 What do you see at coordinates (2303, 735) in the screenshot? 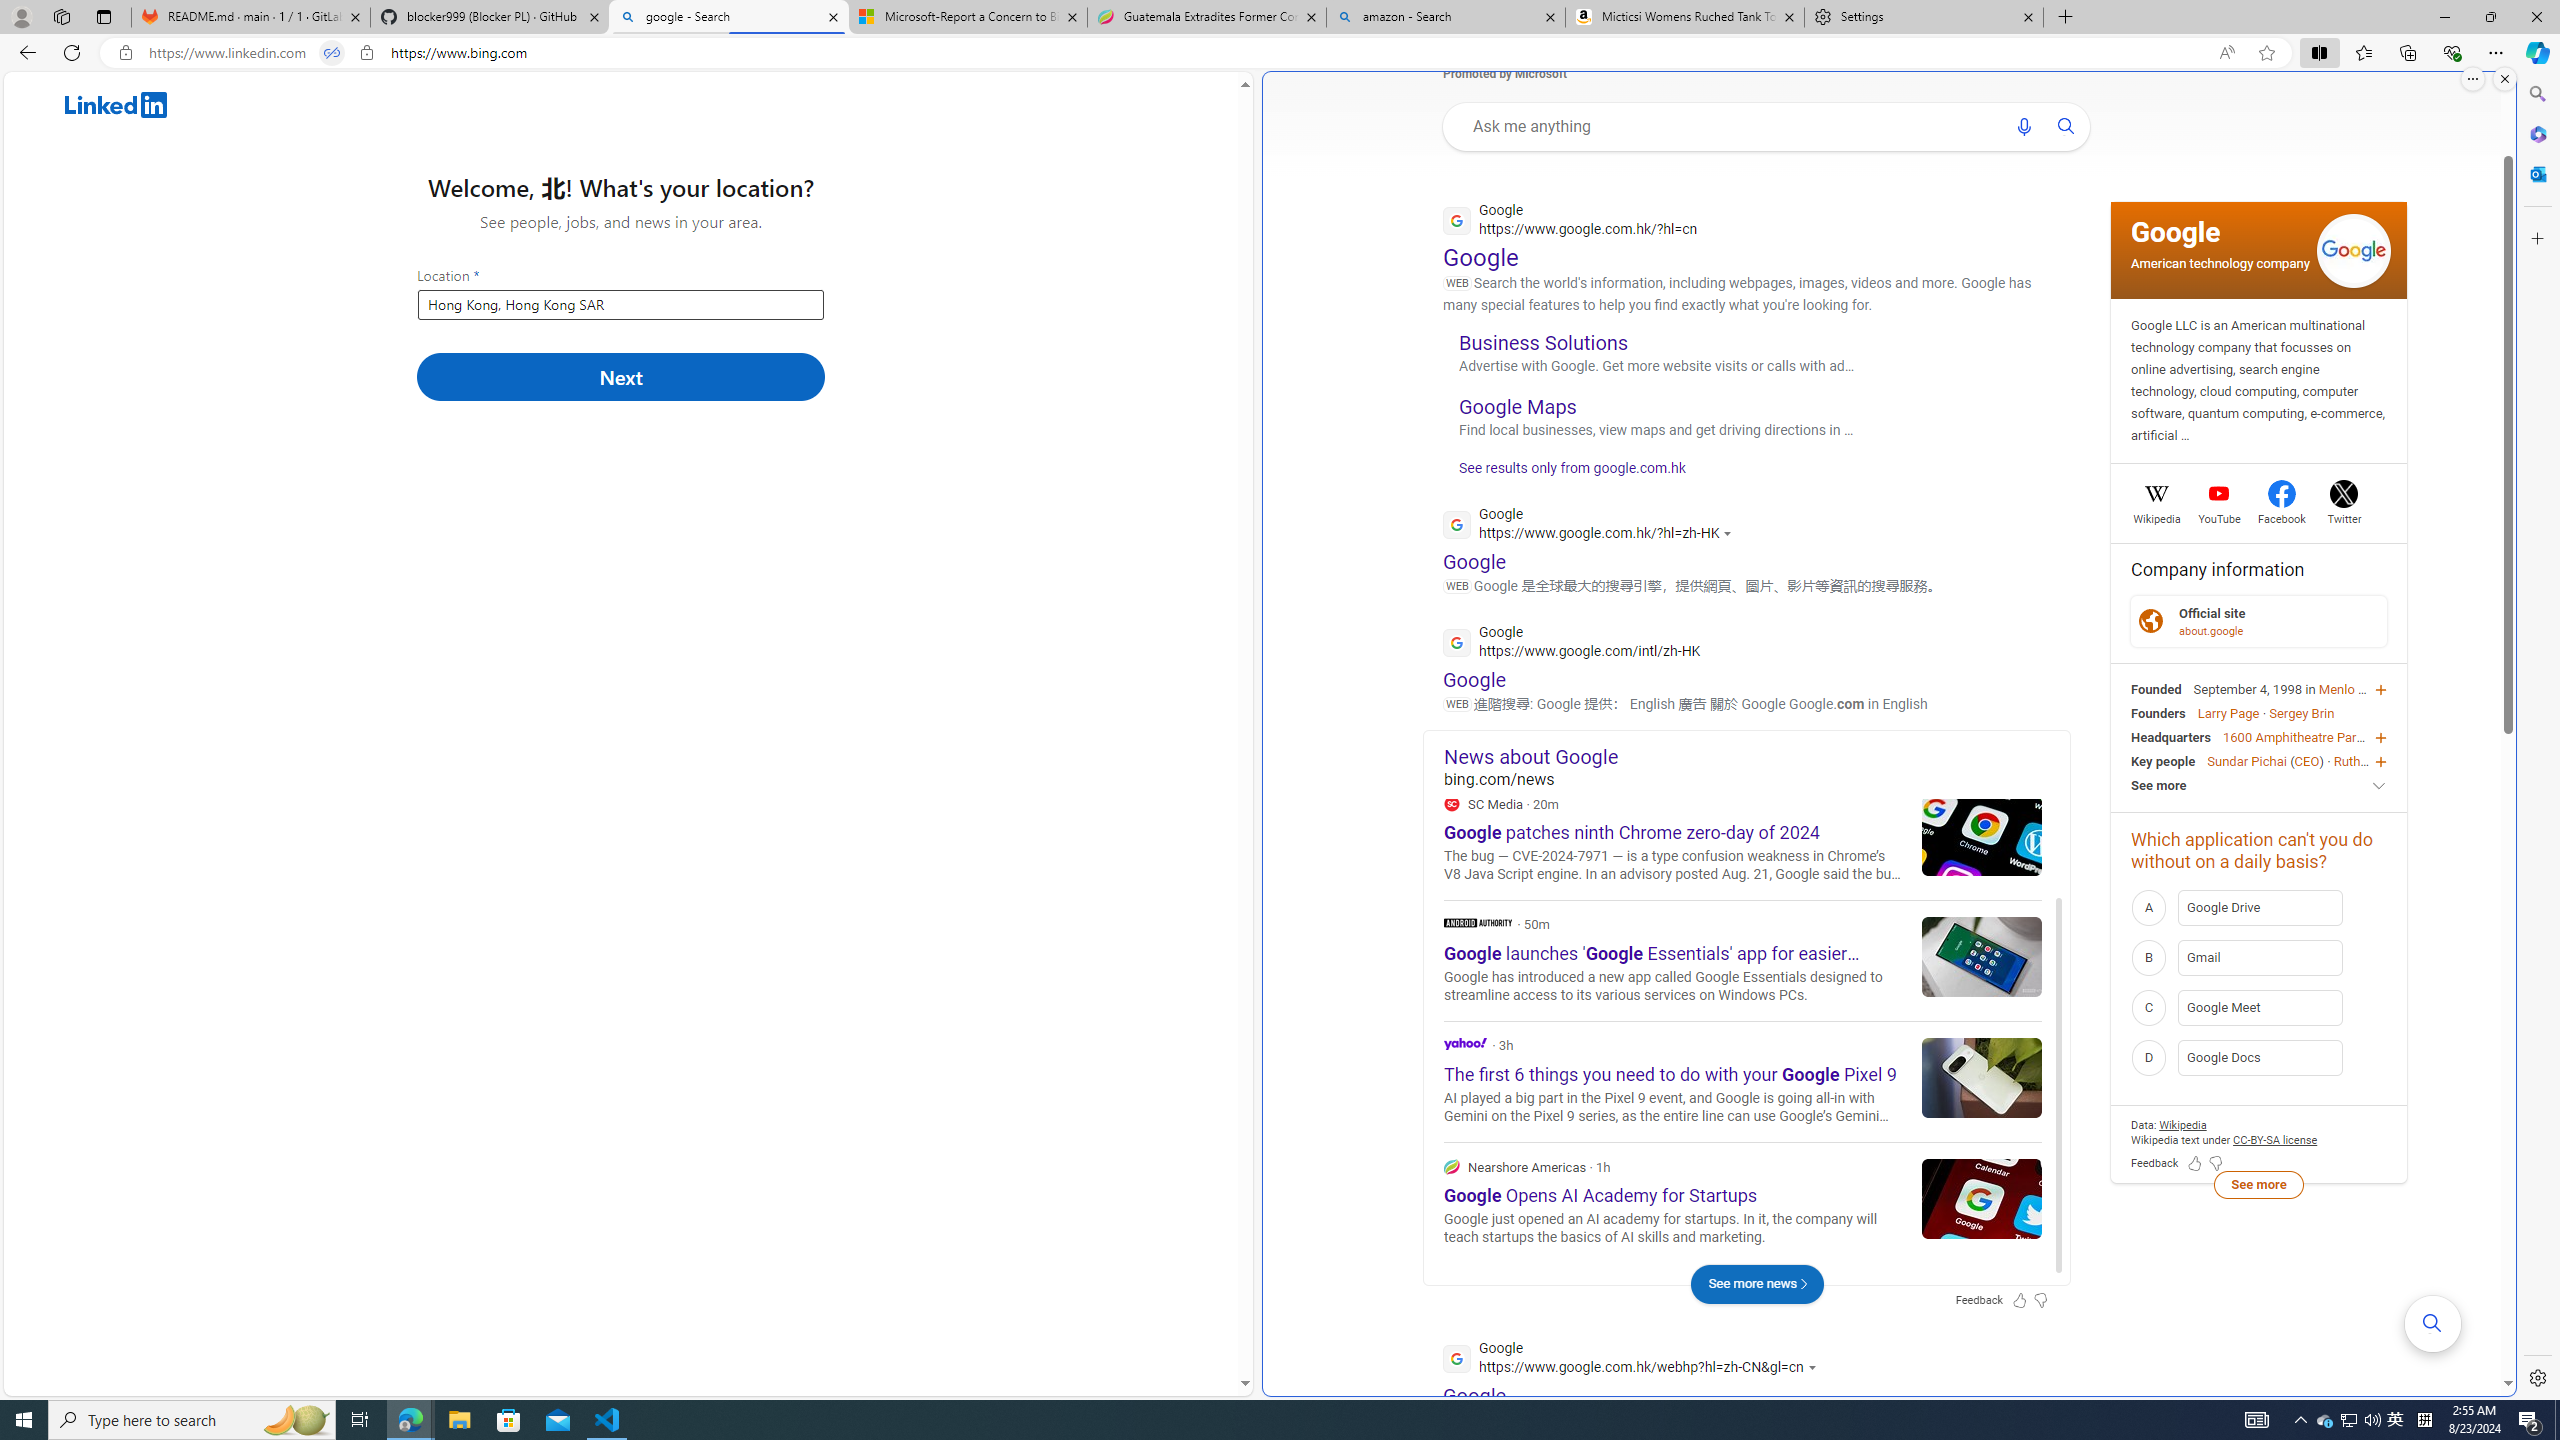
I see `'1600 Amphitheatre Parkway'` at bounding box center [2303, 735].